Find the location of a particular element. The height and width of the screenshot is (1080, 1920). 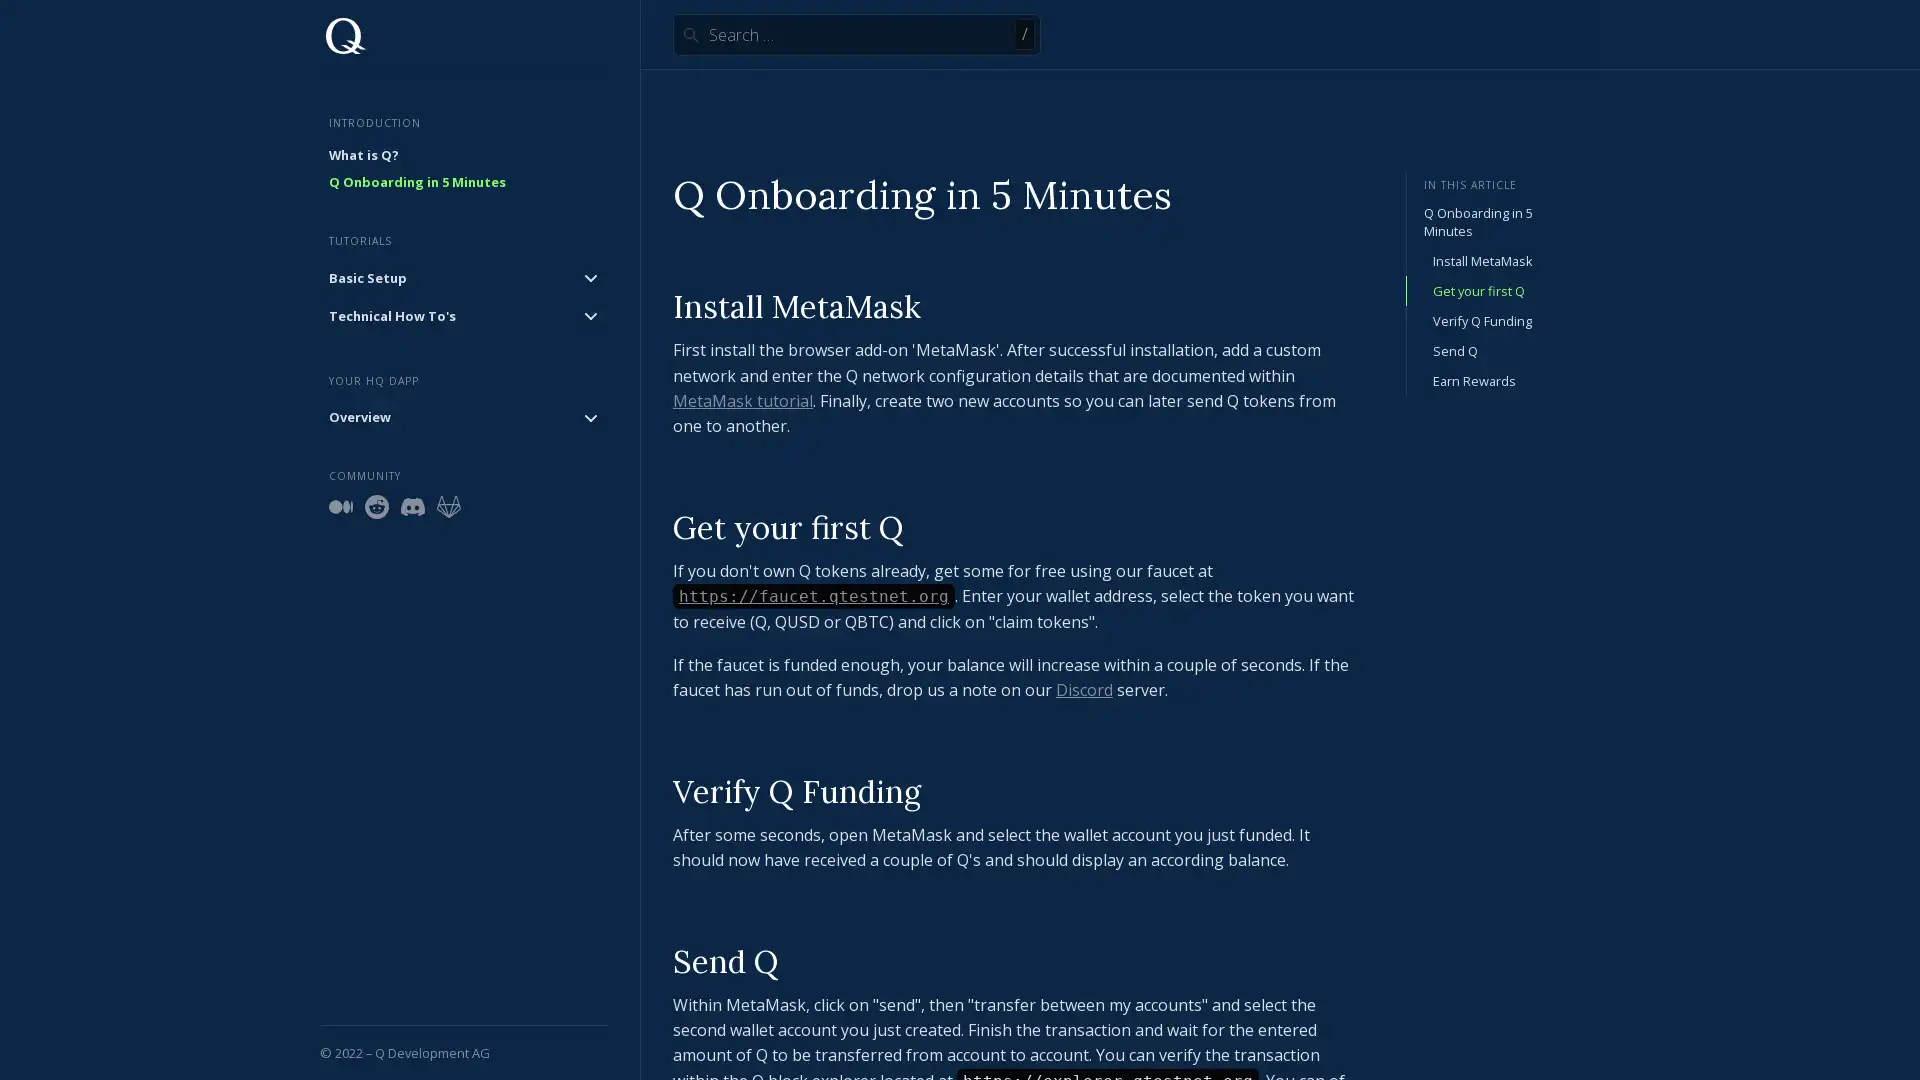

Technical How To's is located at coordinates (463, 315).